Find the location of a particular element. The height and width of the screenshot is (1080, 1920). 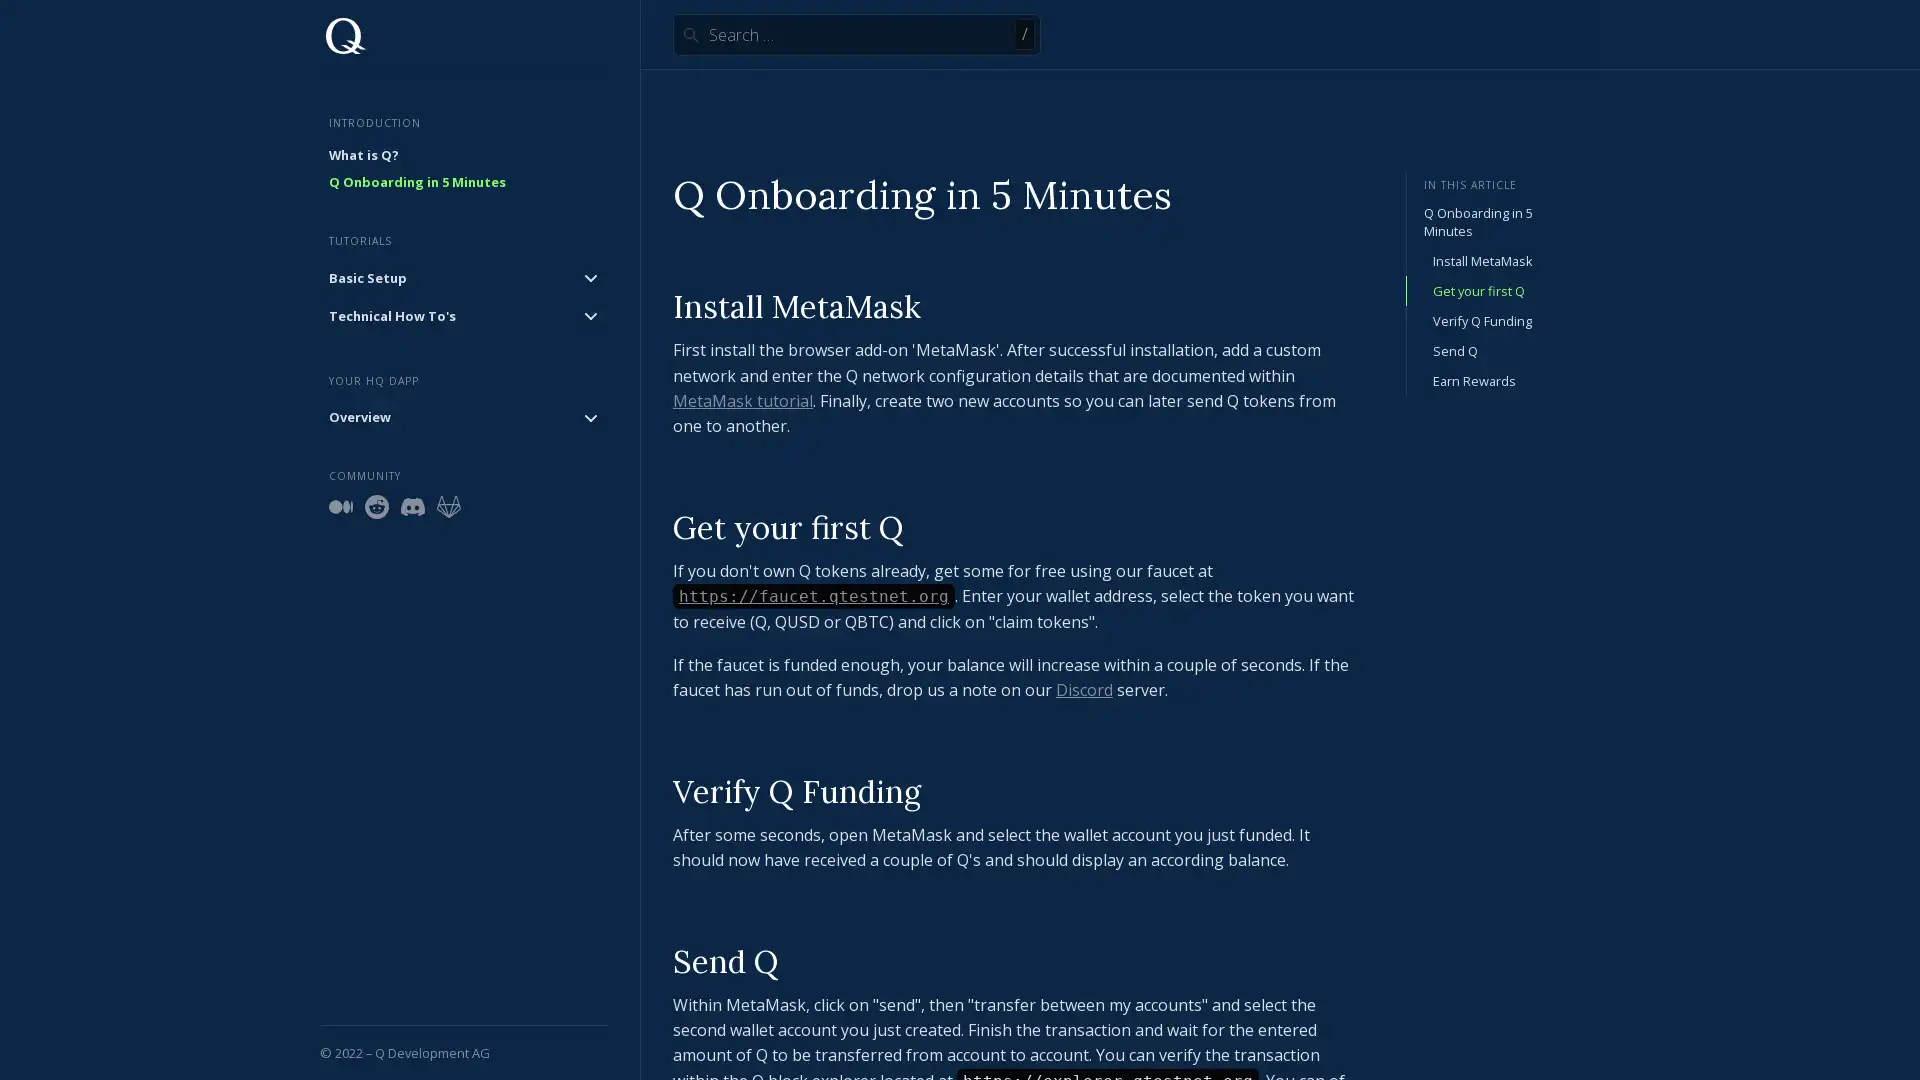

Technical How To's is located at coordinates (463, 315).